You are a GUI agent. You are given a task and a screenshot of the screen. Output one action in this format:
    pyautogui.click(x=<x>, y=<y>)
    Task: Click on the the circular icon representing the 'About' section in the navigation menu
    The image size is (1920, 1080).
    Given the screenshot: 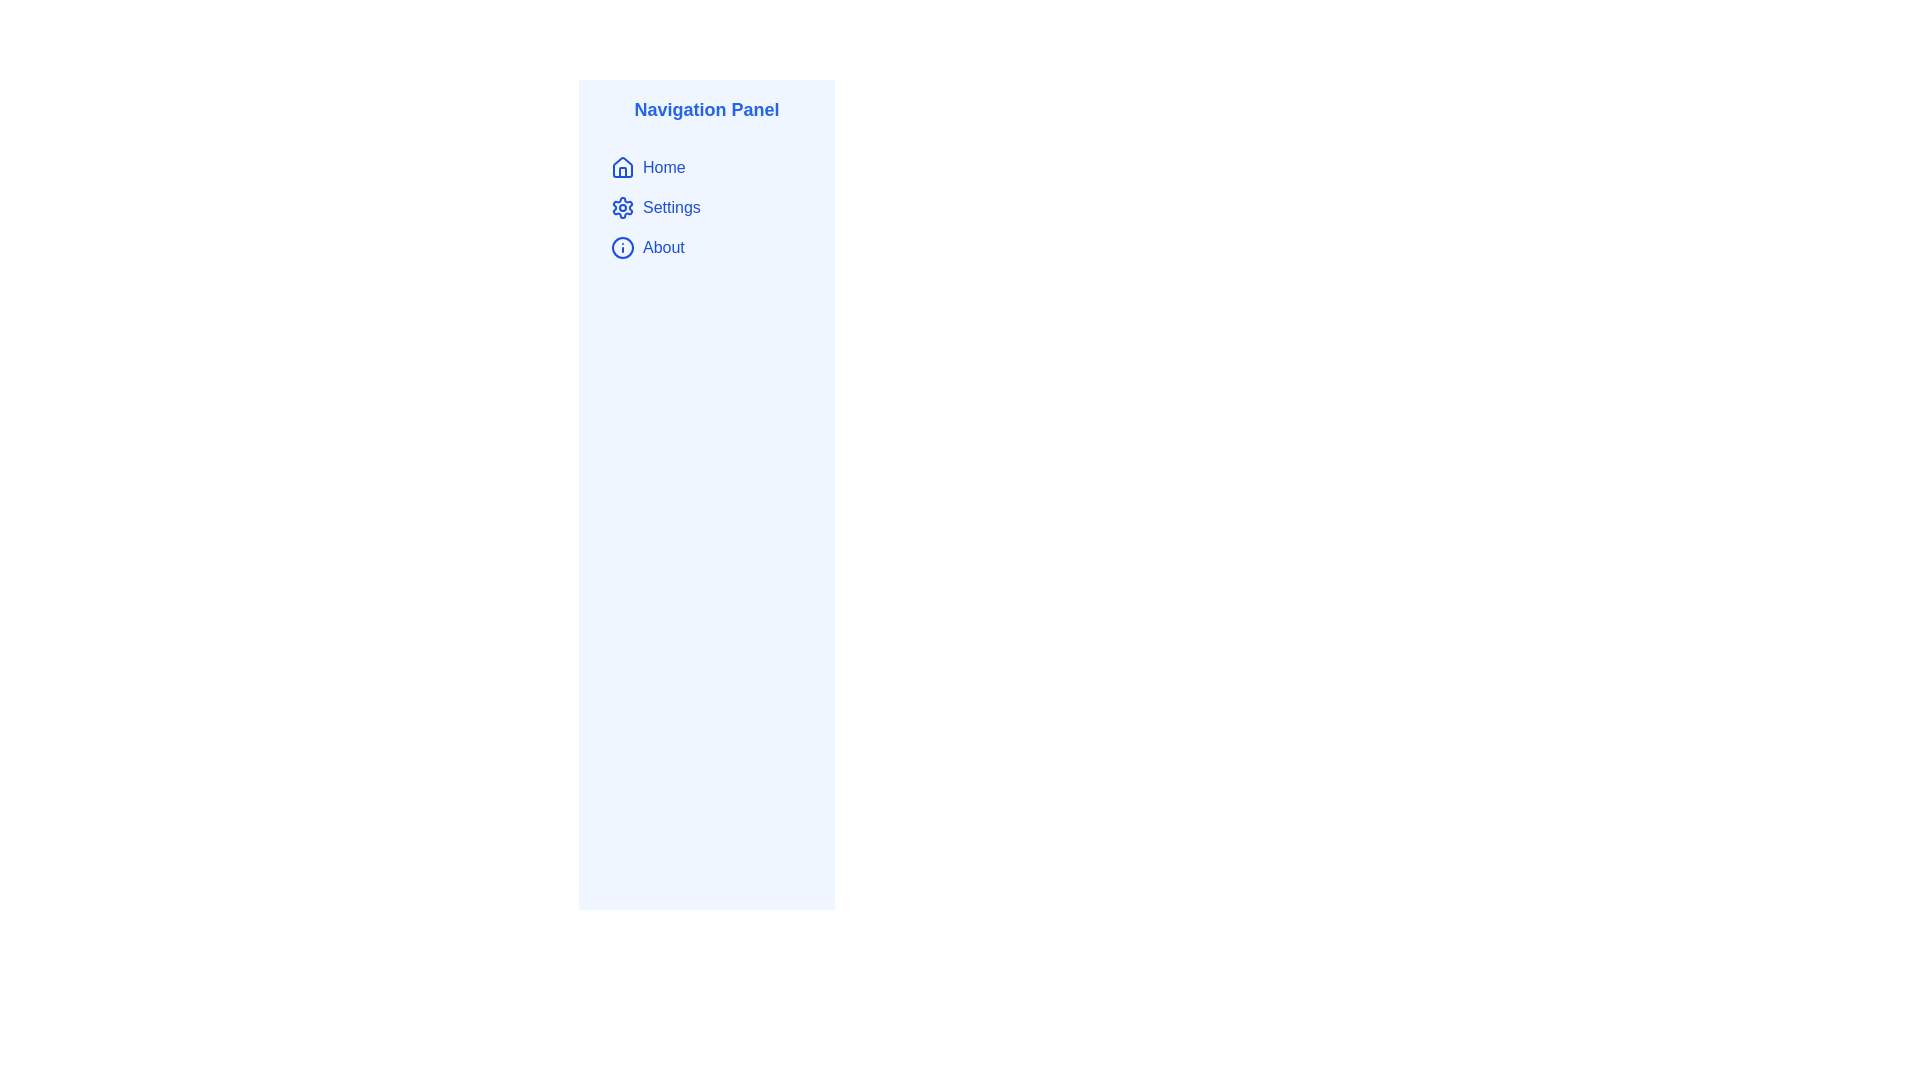 What is the action you would take?
    pyautogui.click(x=622, y=246)
    